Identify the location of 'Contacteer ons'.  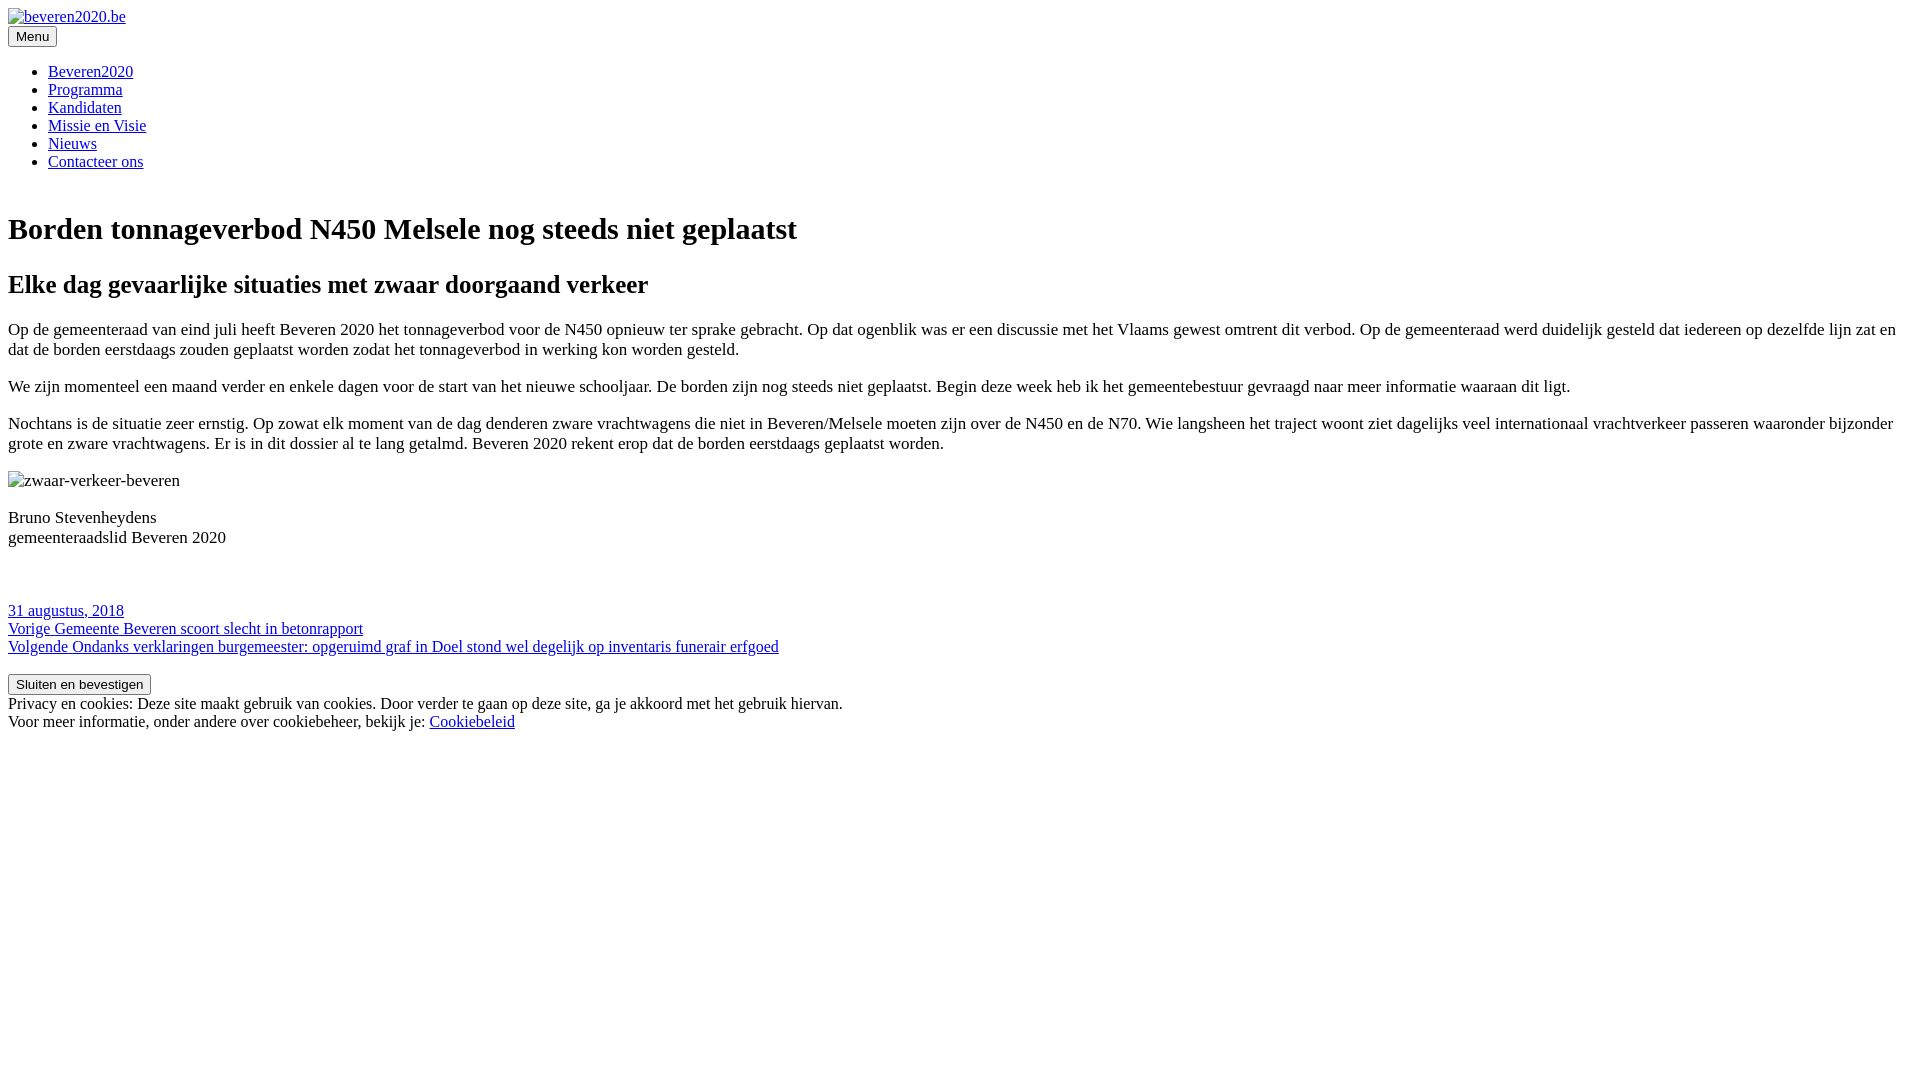
(95, 160).